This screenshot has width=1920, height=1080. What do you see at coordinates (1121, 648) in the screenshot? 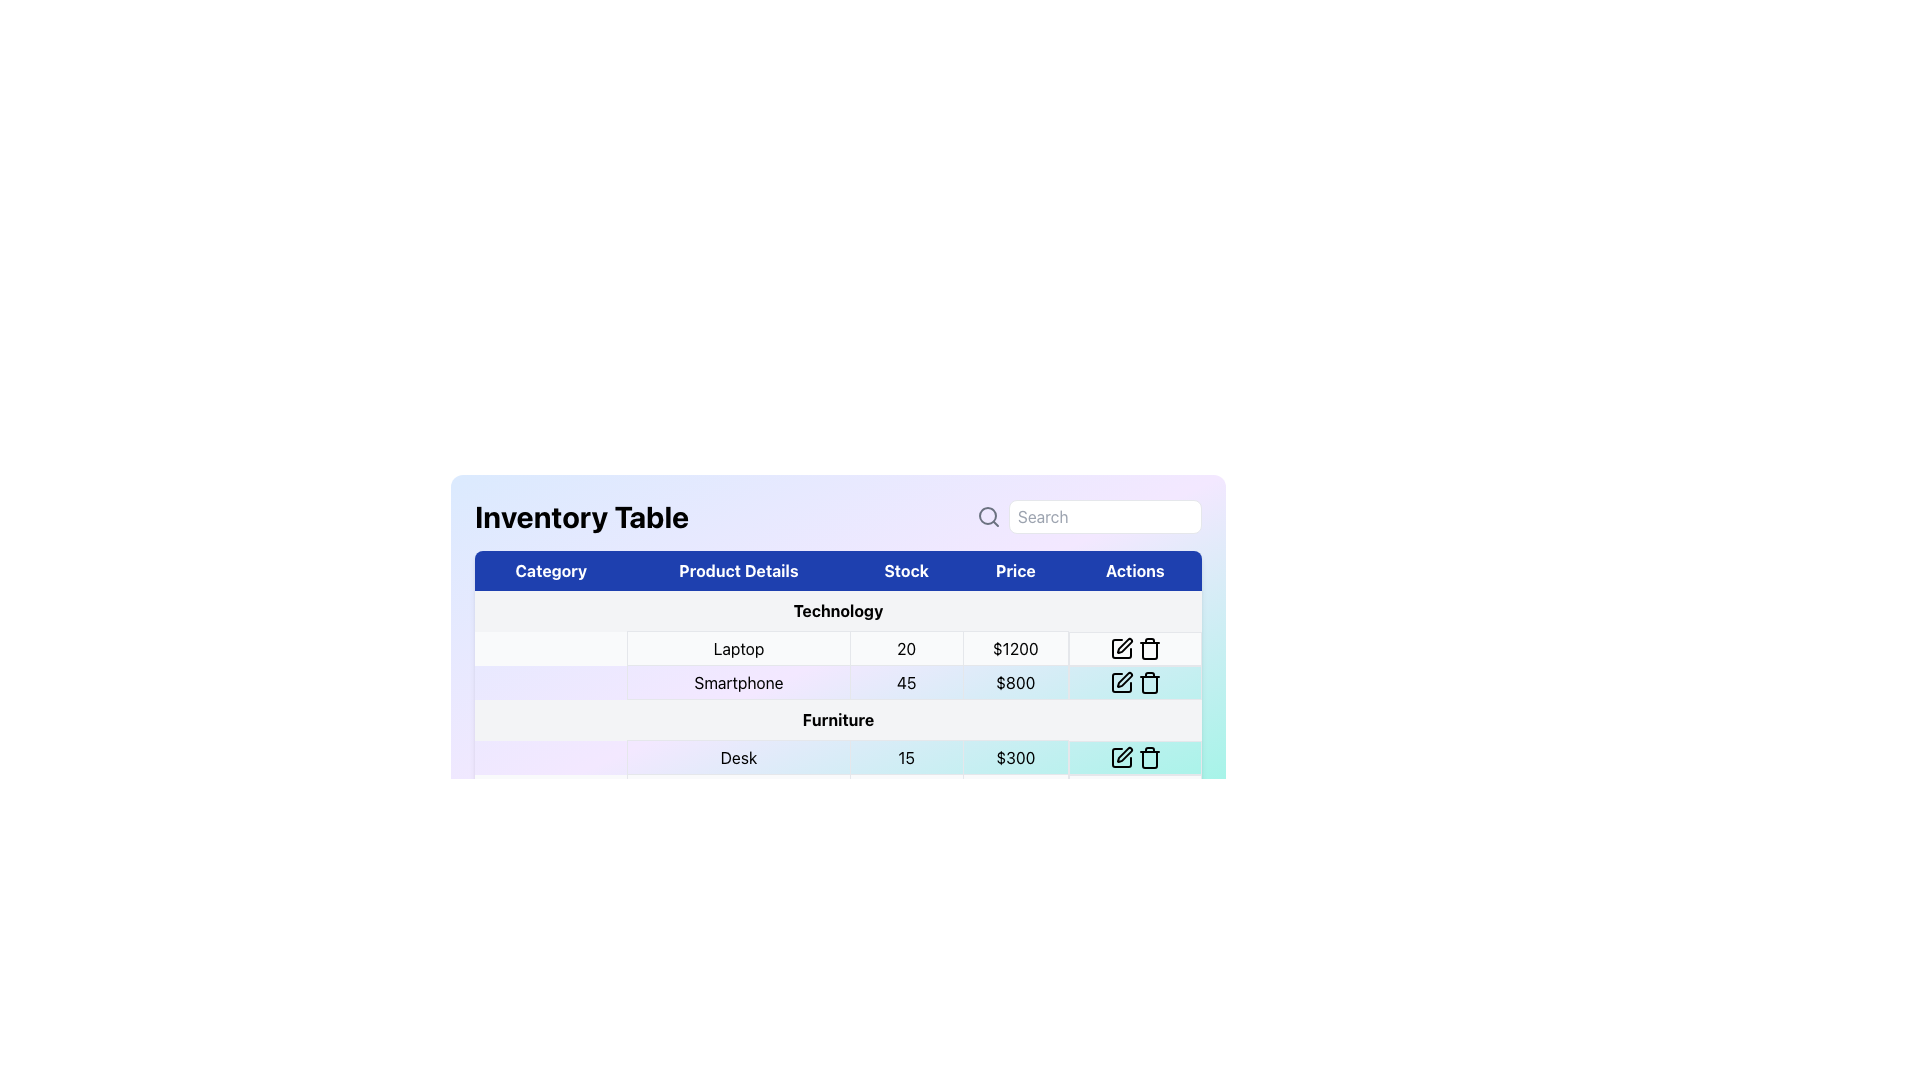
I see `the edit button icon, which is a small square-shaped pencil icon located in the 'Actions' column of the data table associated with the first row labeled 'Laptop'` at bounding box center [1121, 648].